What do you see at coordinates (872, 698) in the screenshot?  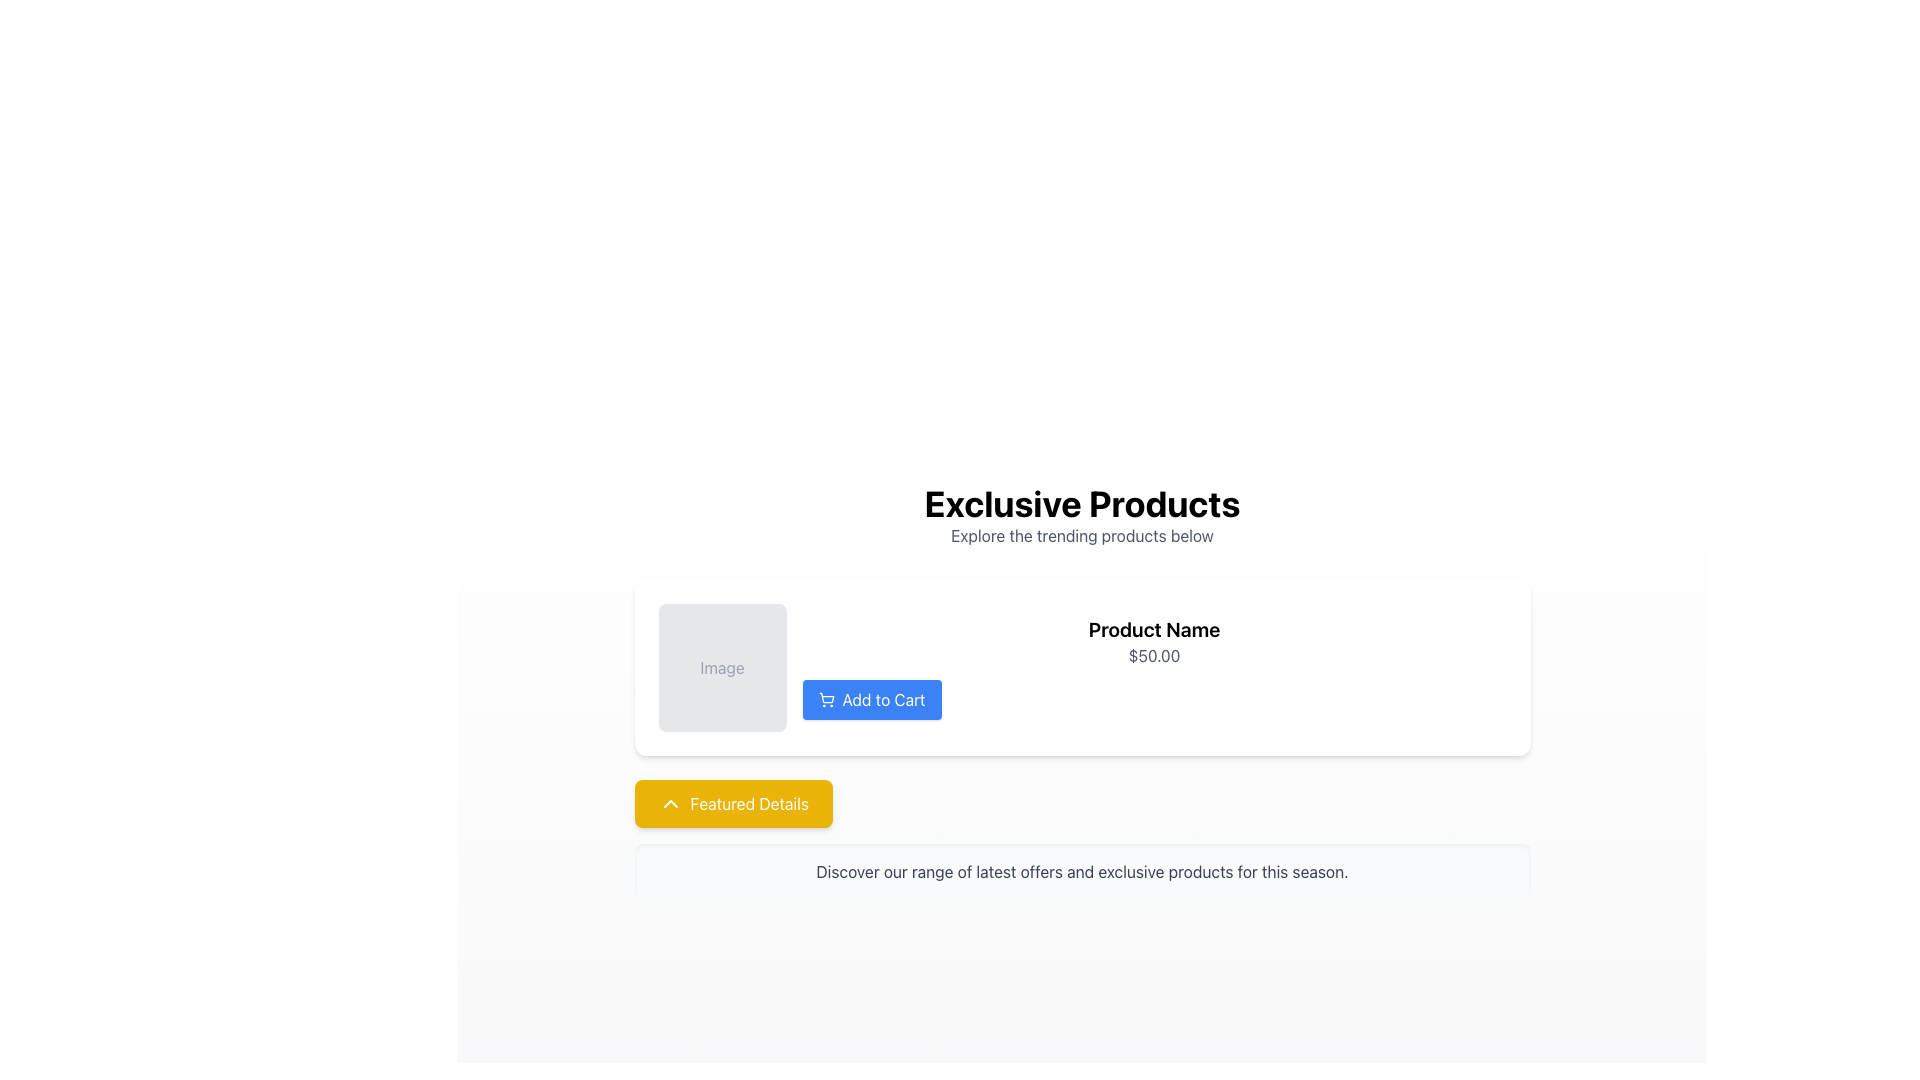 I see `the 'Add to Cart' button, which has a blue background, white text, and a cart icon, to observe the hover effect` at bounding box center [872, 698].